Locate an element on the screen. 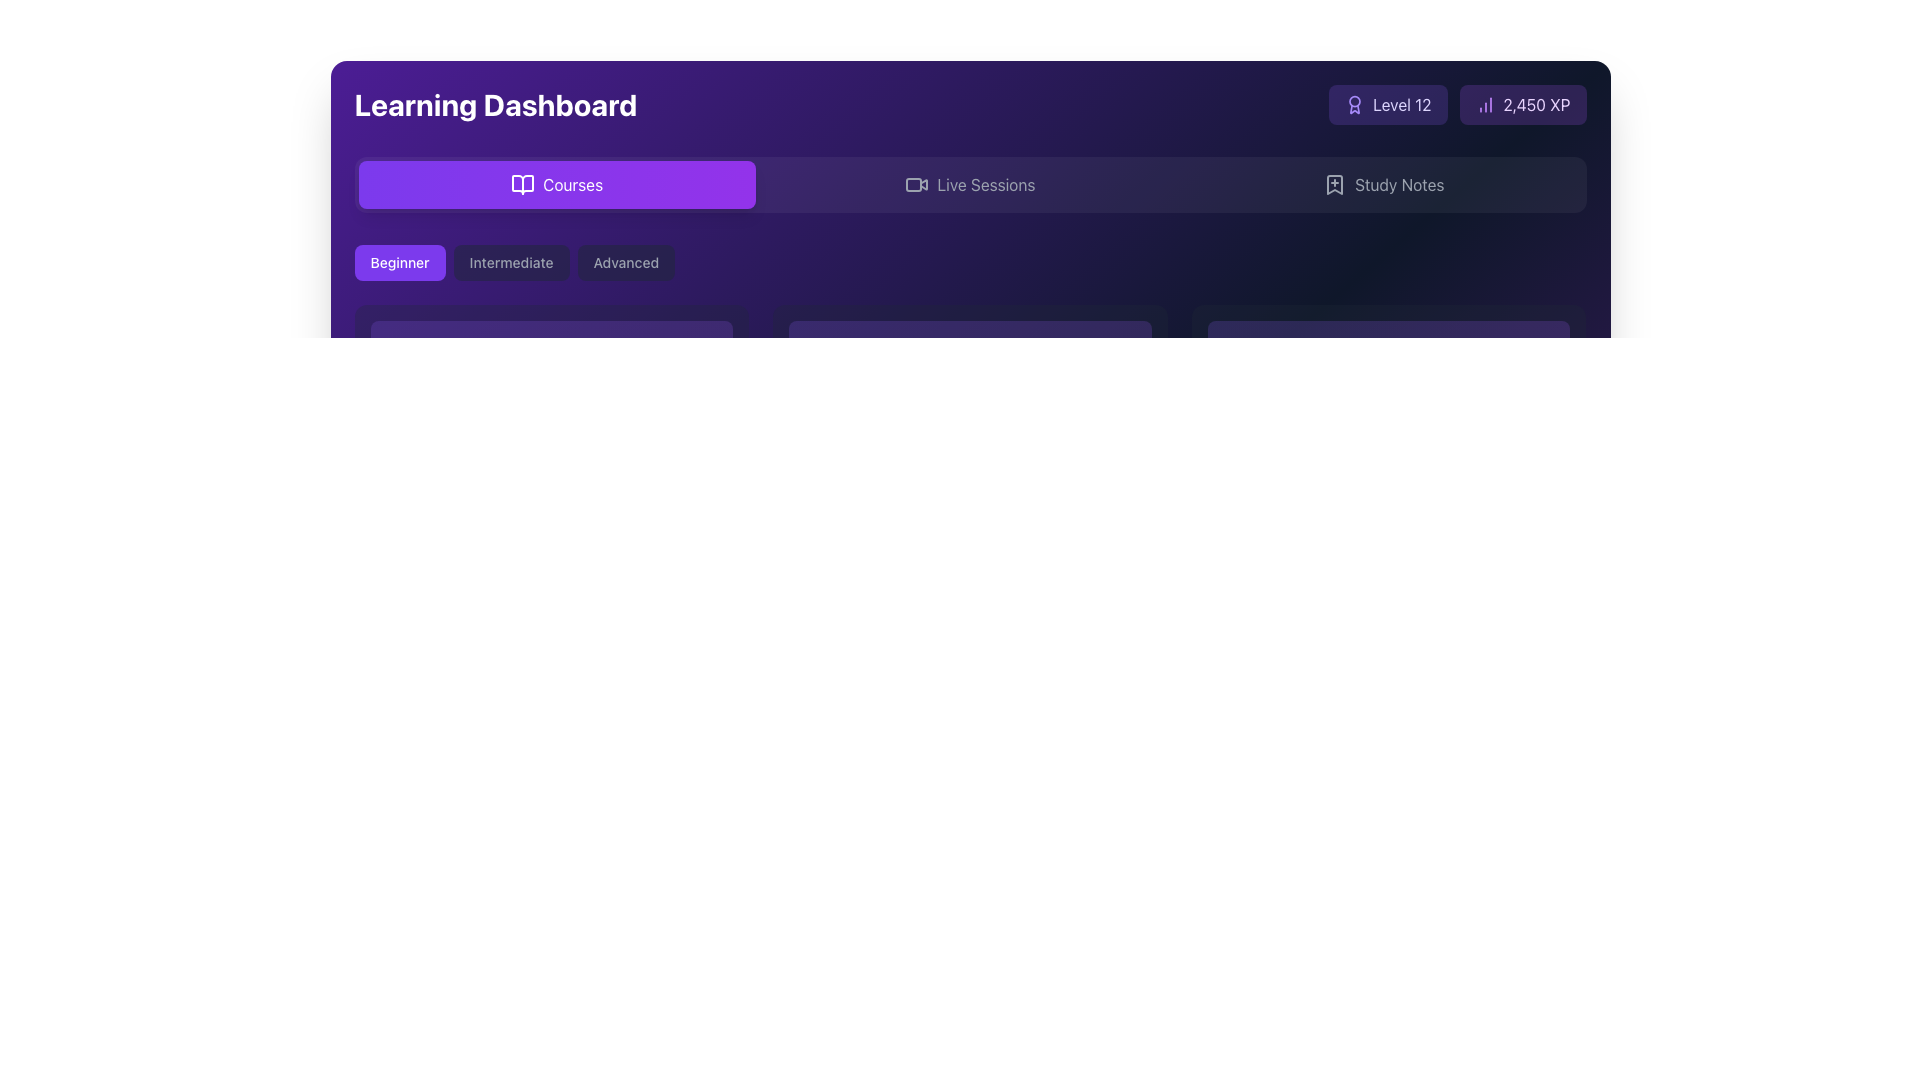 The image size is (1920, 1080). the left side of the book icon within the 'Courses' tab is located at coordinates (523, 185).